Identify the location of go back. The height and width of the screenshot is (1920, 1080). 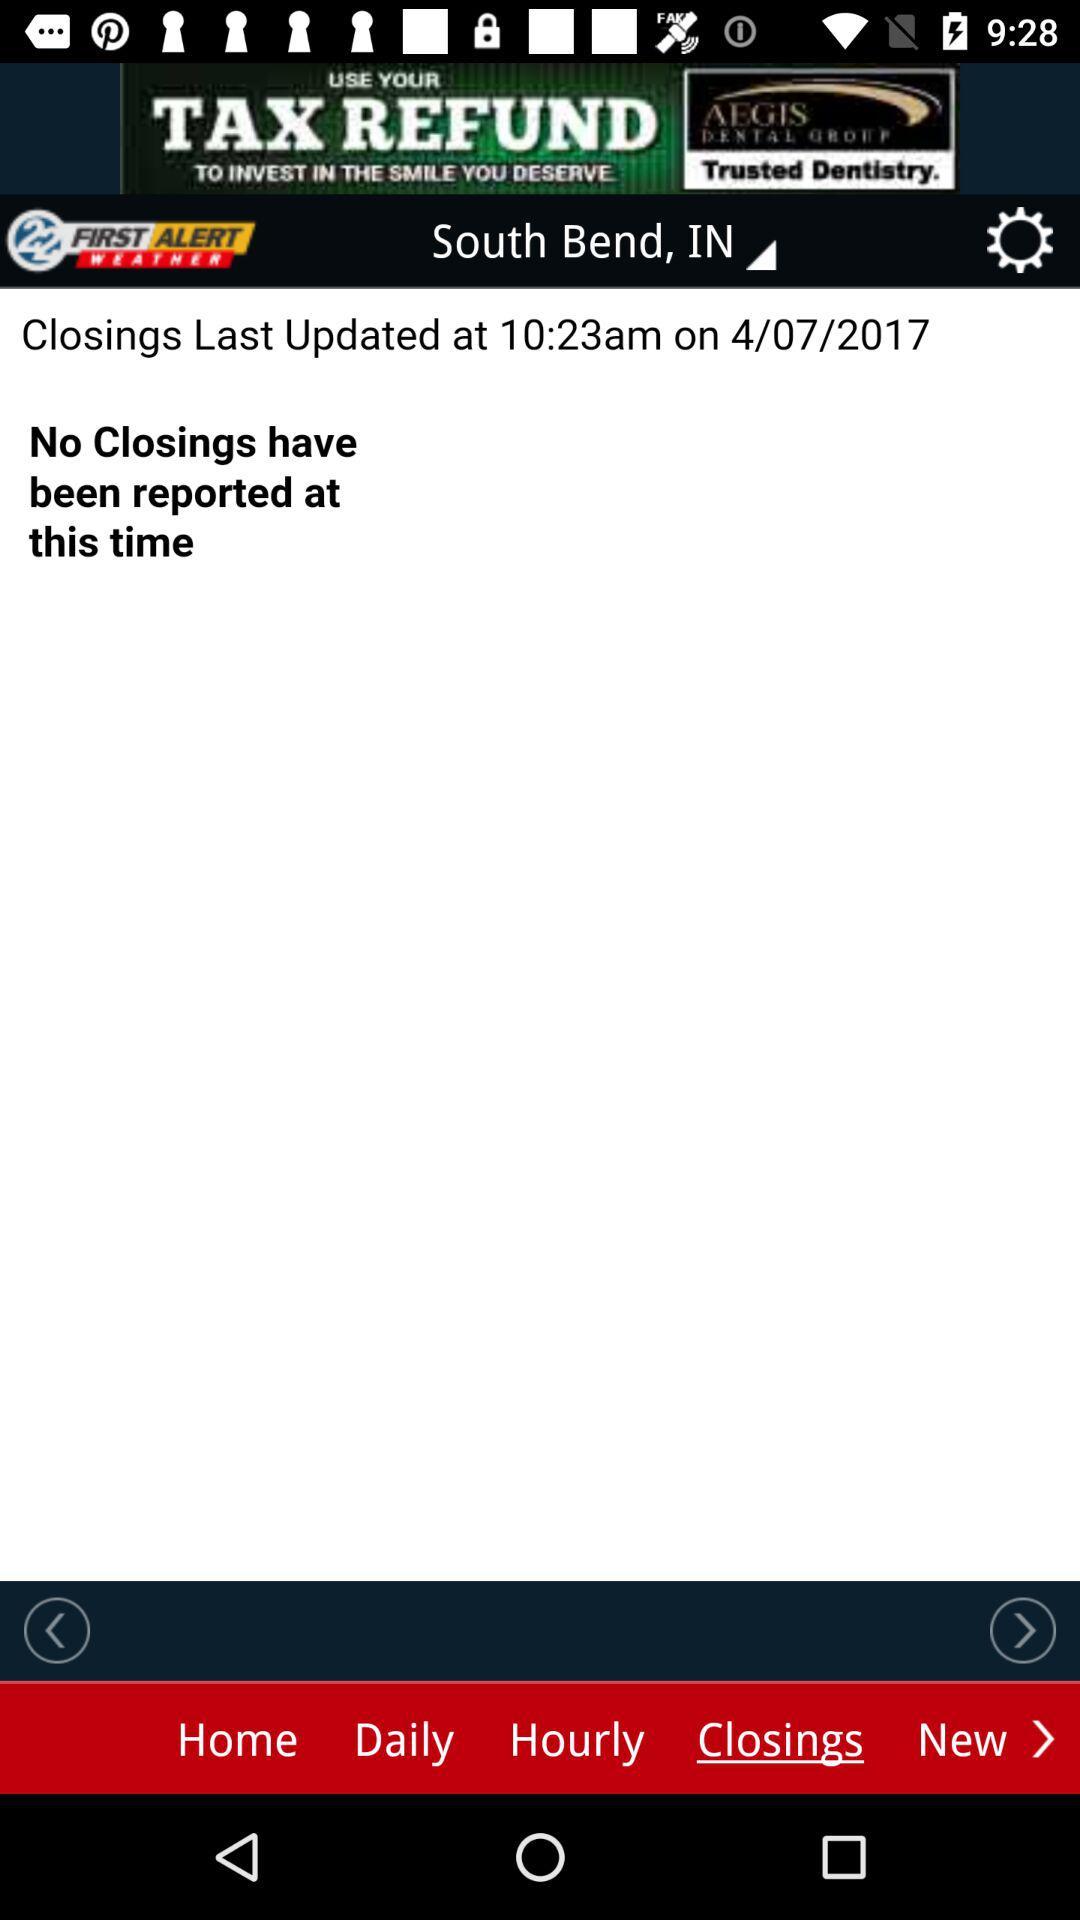
(56, 1630).